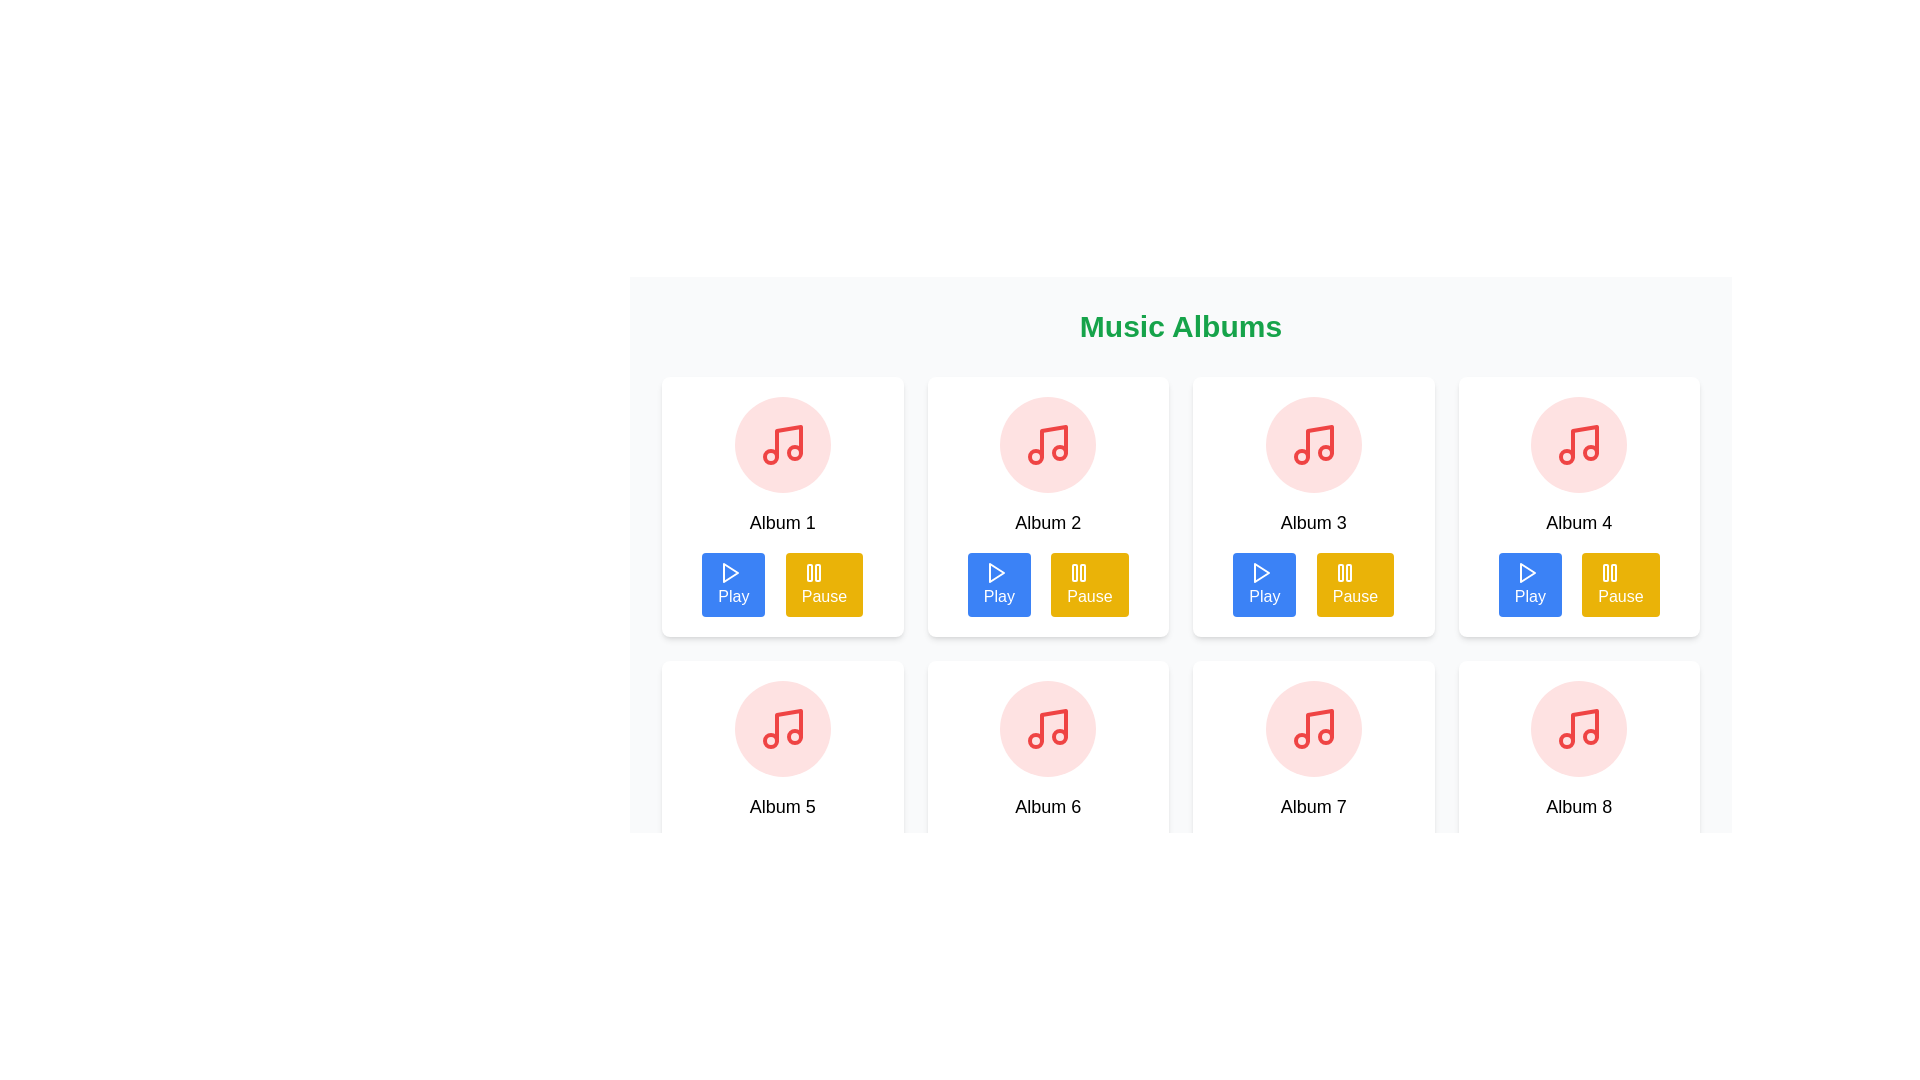 This screenshot has width=1920, height=1080. Describe the element at coordinates (1614, 573) in the screenshot. I see `the rightmost vertical yellow bar of the 'Pause' button icon in the fourth album's card on the second row of the 'Music Albums' section` at that location.